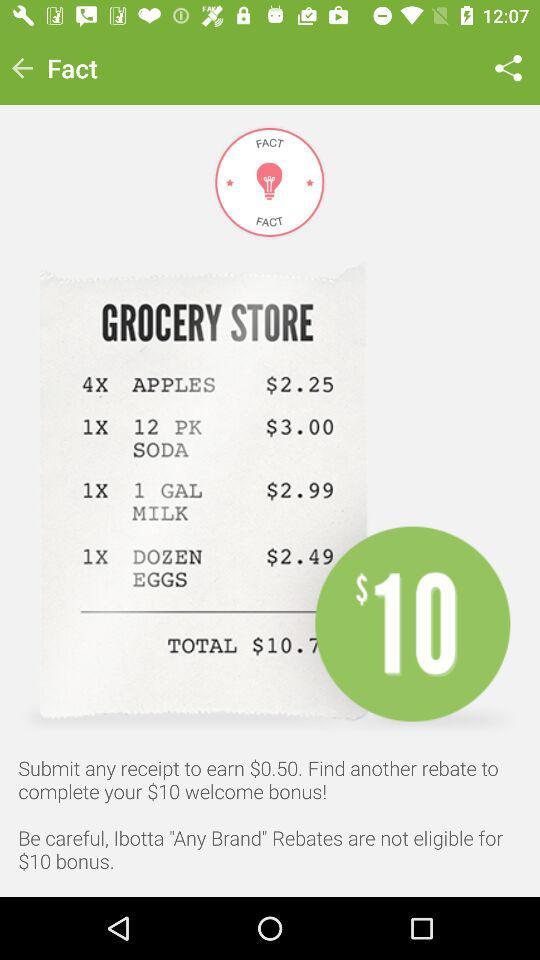 This screenshot has height=960, width=540. What do you see at coordinates (71, 68) in the screenshot?
I see `fact item` at bounding box center [71, 68].